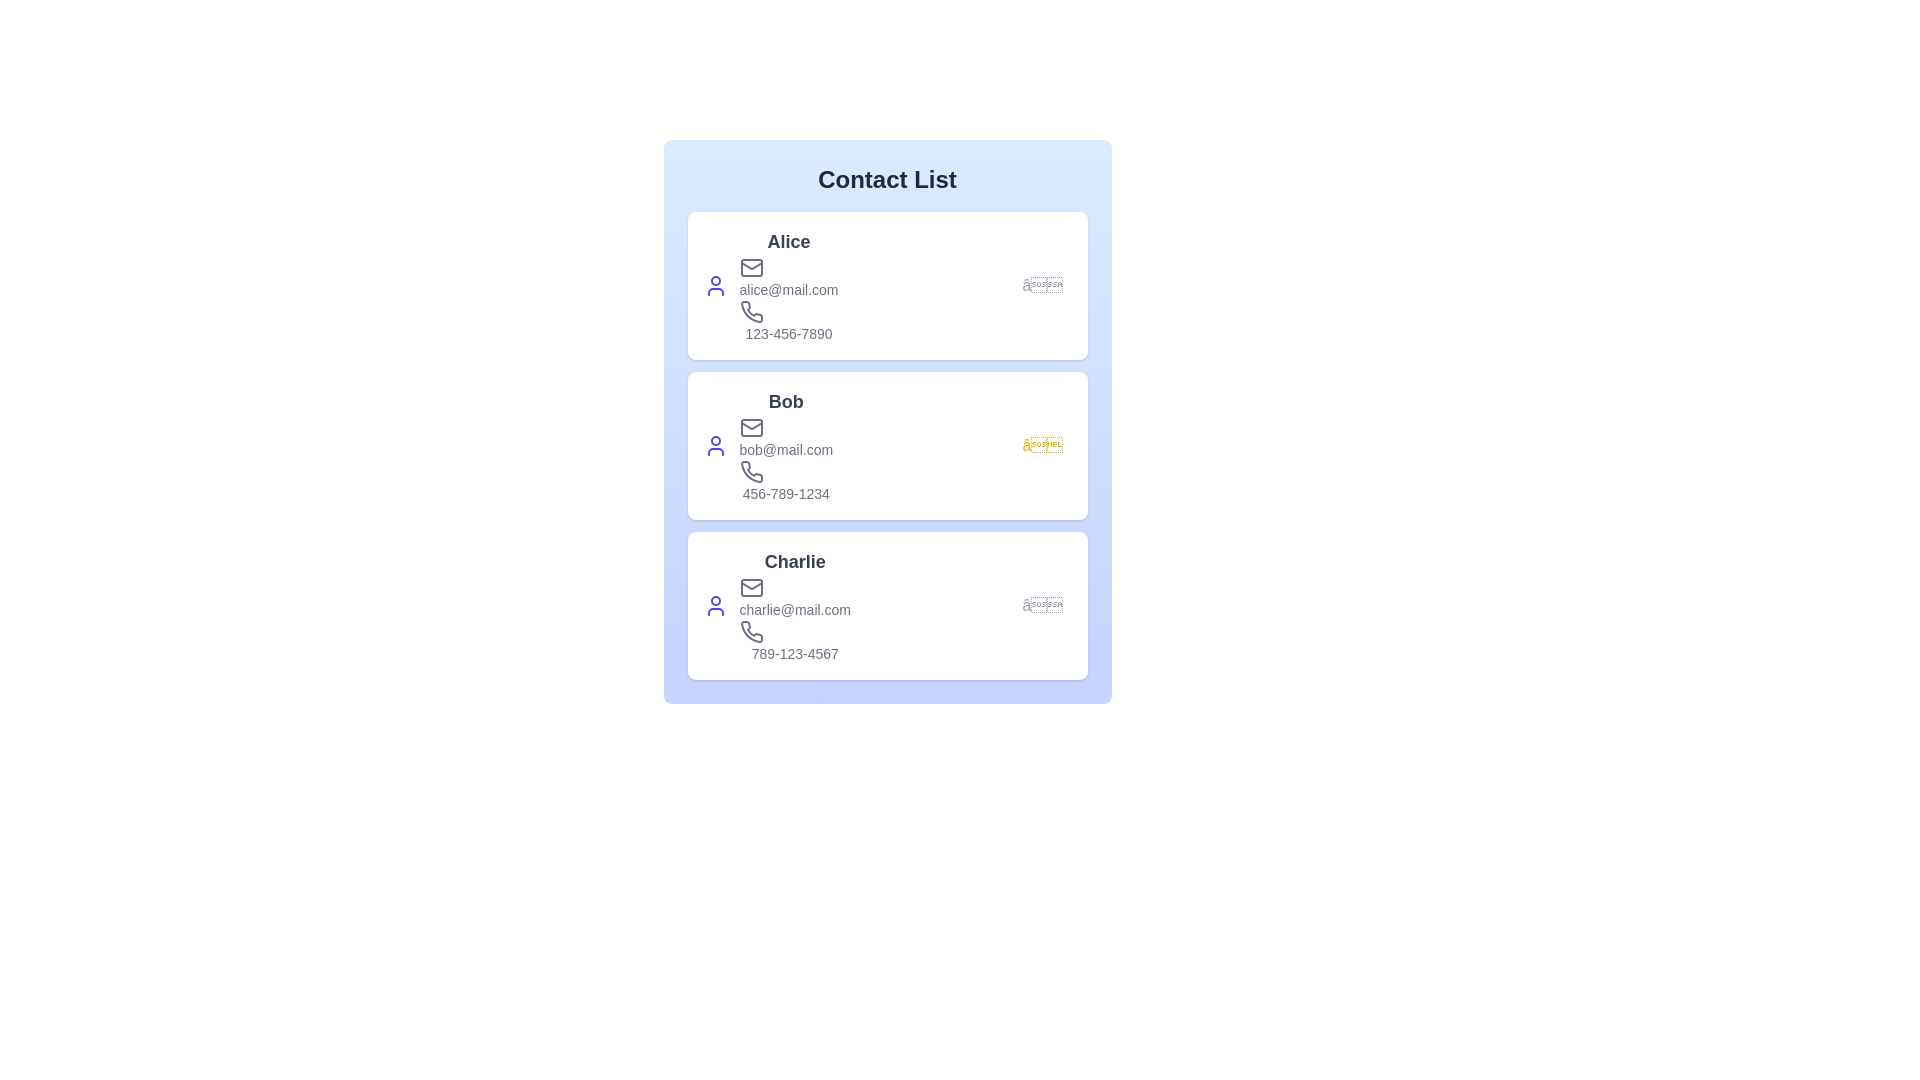 This screenshot has height=1080, width=1920. I want to click on the phone icon for the contact Charlie, so click(750, 632).